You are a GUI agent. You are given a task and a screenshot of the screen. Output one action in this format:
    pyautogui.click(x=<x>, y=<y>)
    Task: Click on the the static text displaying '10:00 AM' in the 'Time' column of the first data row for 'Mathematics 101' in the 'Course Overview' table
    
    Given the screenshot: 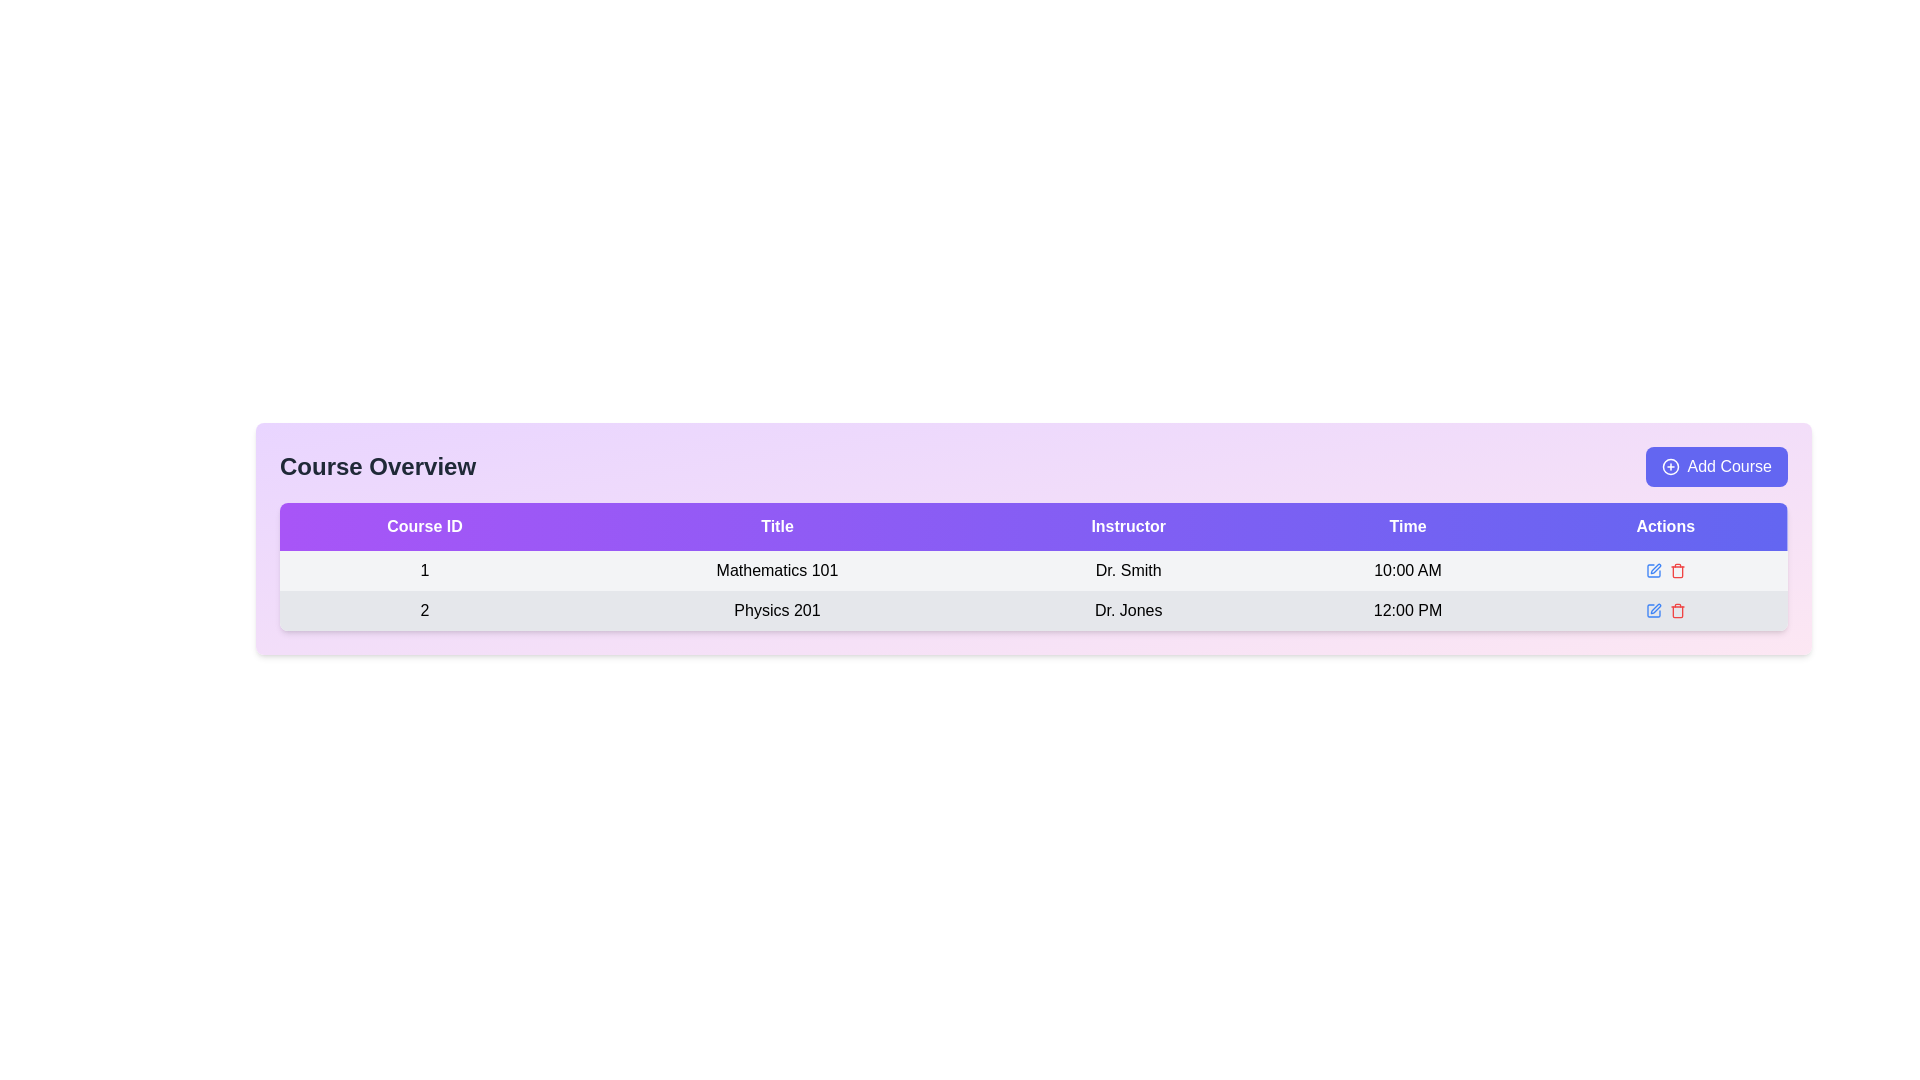 What is the action you would take?
    pyautogui.click(x=1406, y=570)
    